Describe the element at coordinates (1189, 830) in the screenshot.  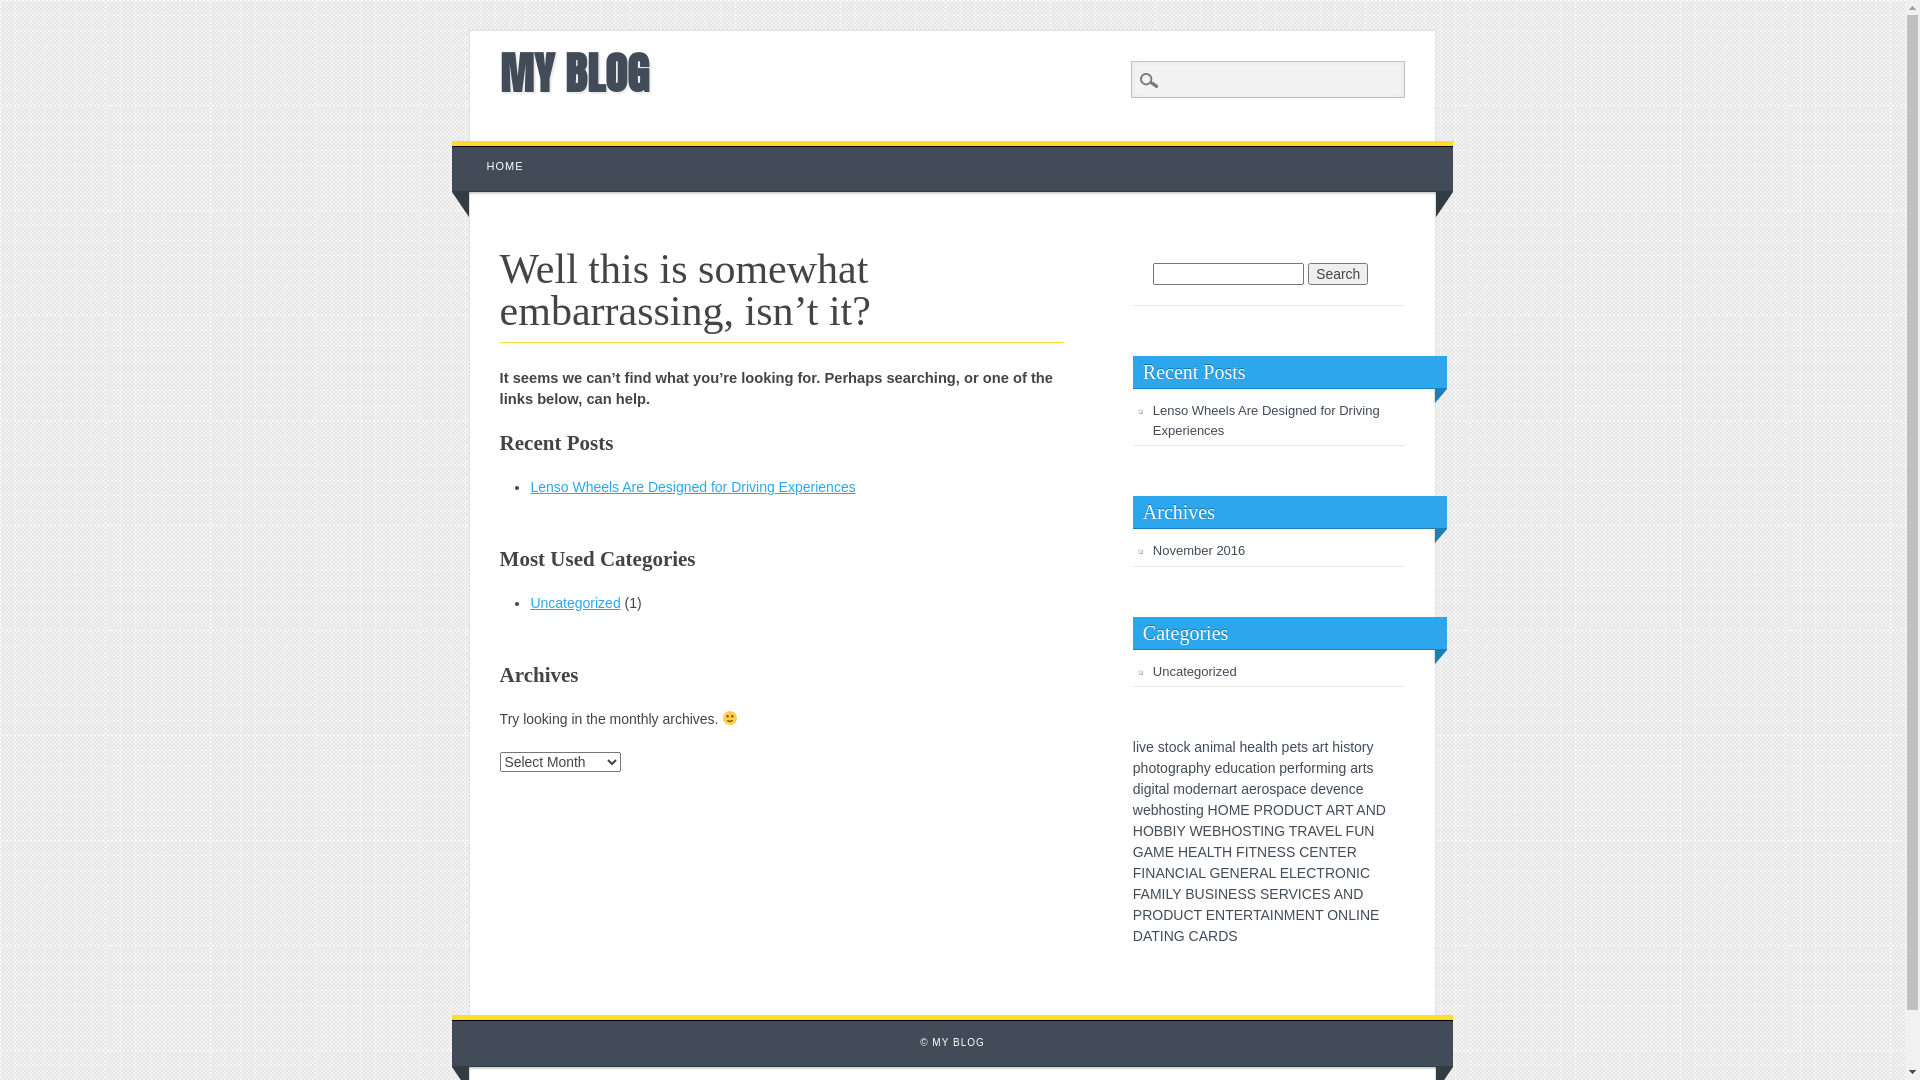
I see `'W'` at that location.